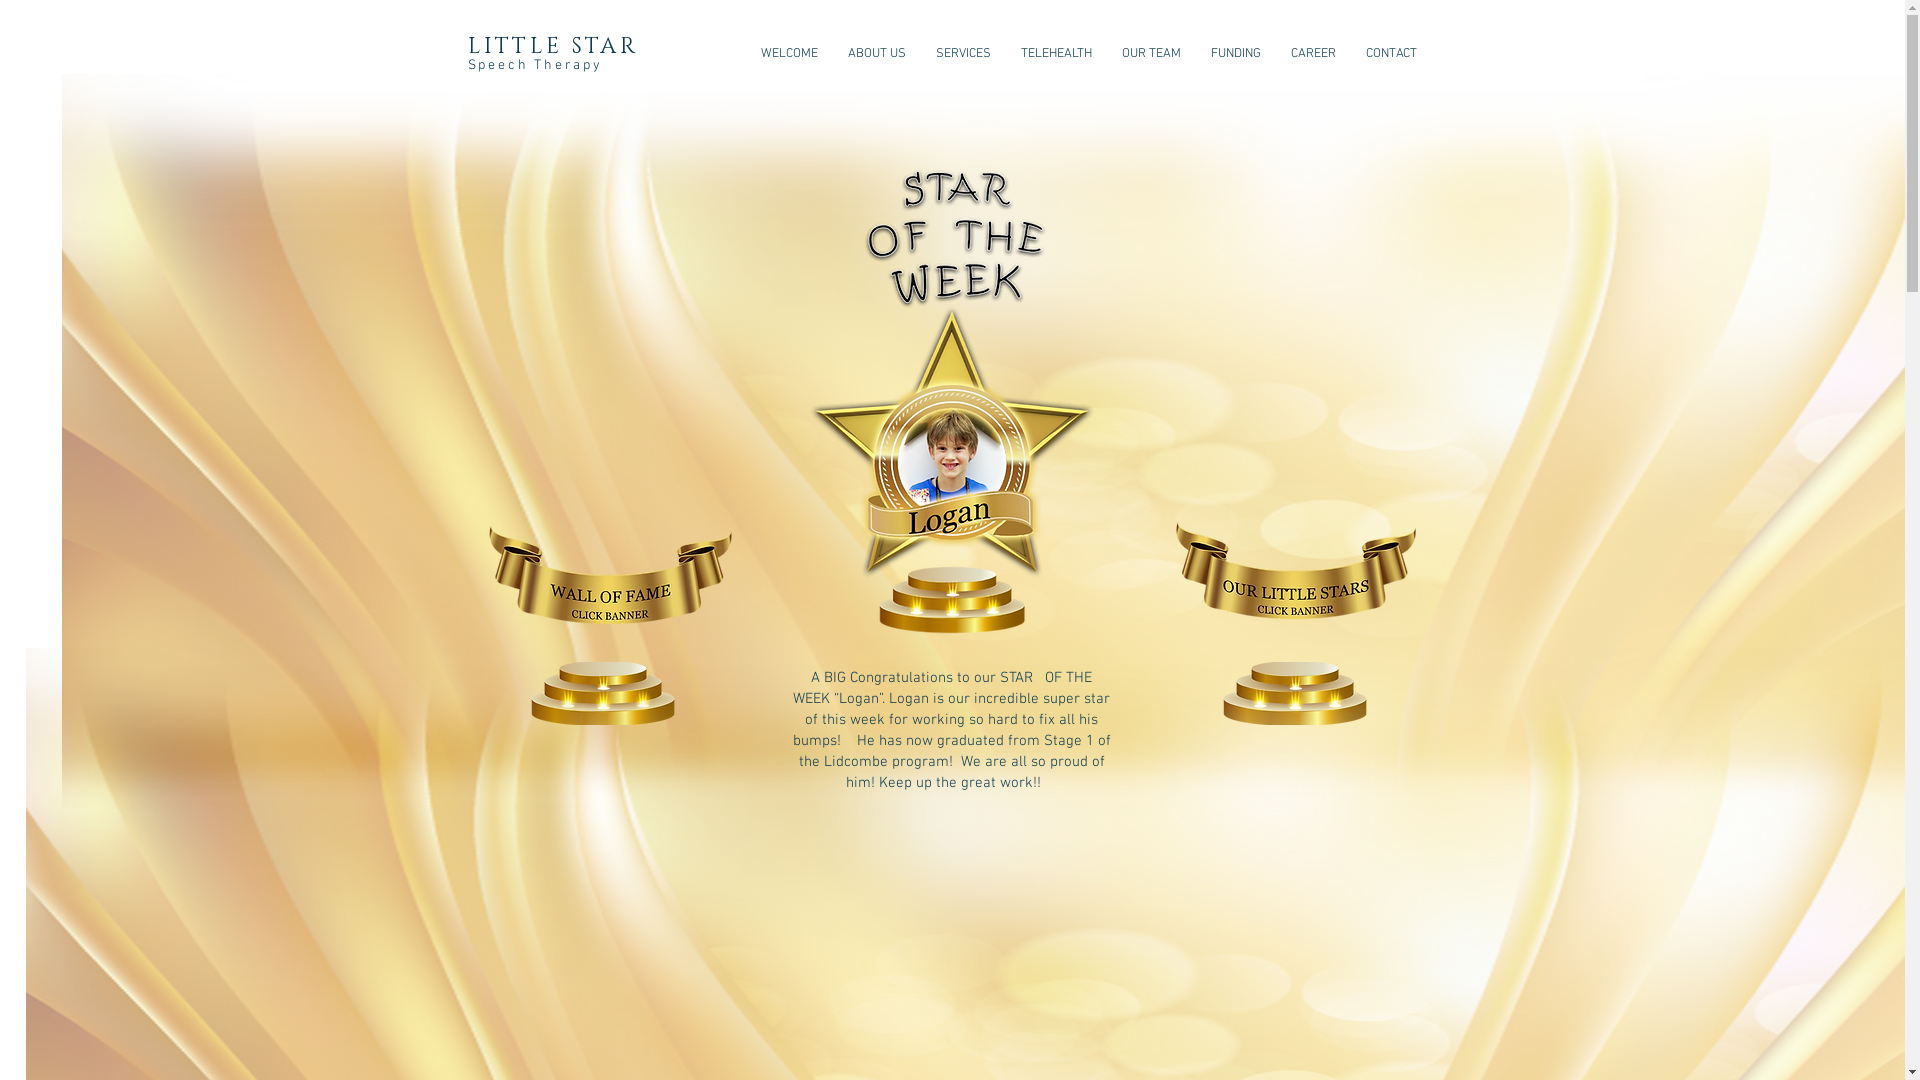 The width and height of the screenshot is (1920, 1080). What do you see at coordinates (1349, 53) in the screenshot?
I see `'CONTACT'` at bounding box center [1349, 53].